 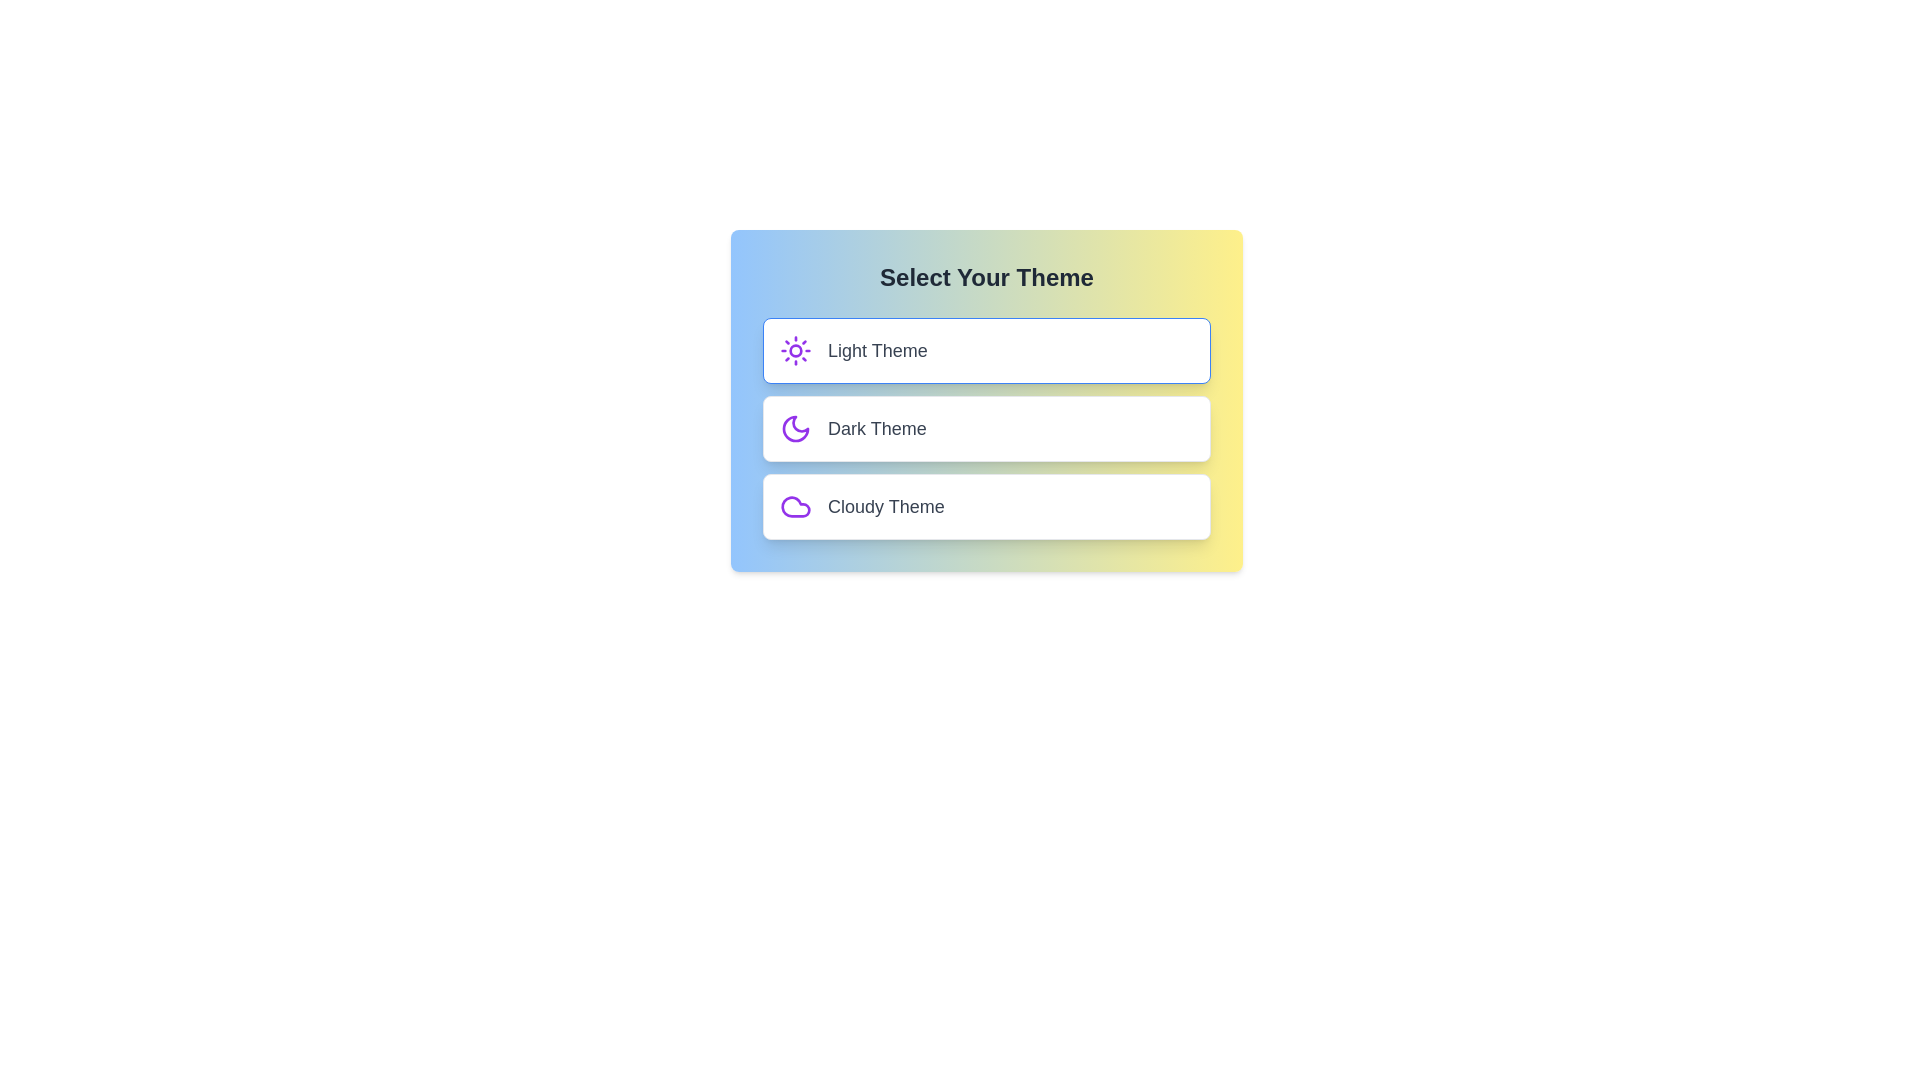 I want to click on the 'Light Theme' option in the theme selection menu, so click(x=987, y=350).